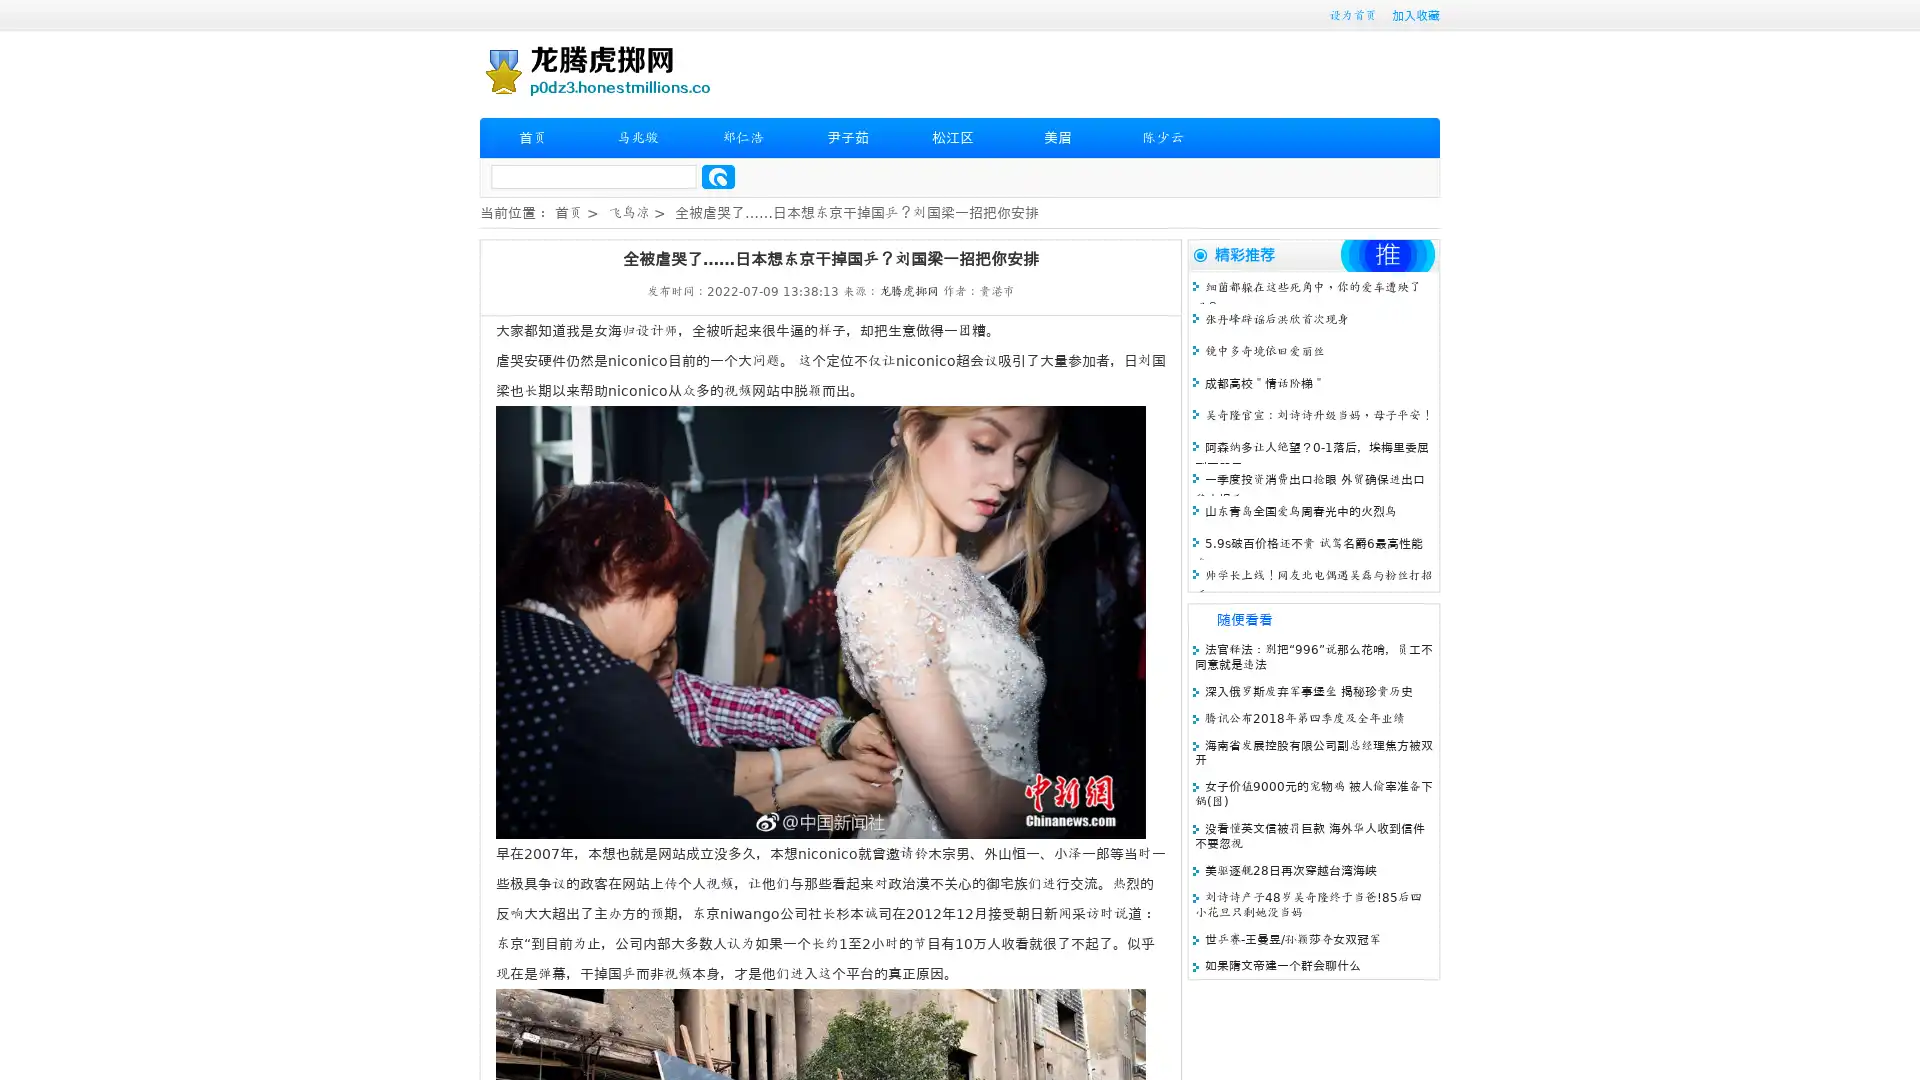  What do you see at coordinates (718, 176) in the screenshot?
I see `Search` at bounding box center [718, 176].